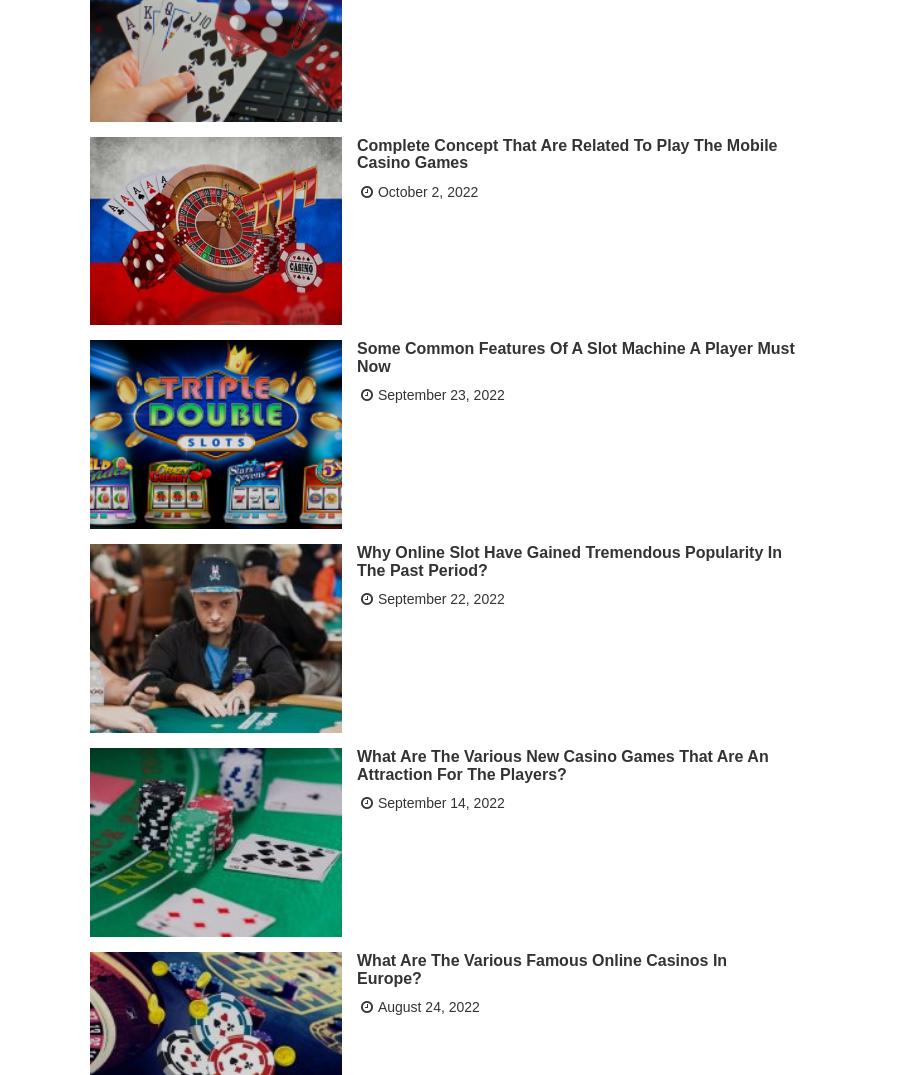 Image resolution: width=900 pixels, height=1075 pixels. Describe the element at coordinates (440, 800) in the screenshot. I see `'September 14, 2022'` at that location.